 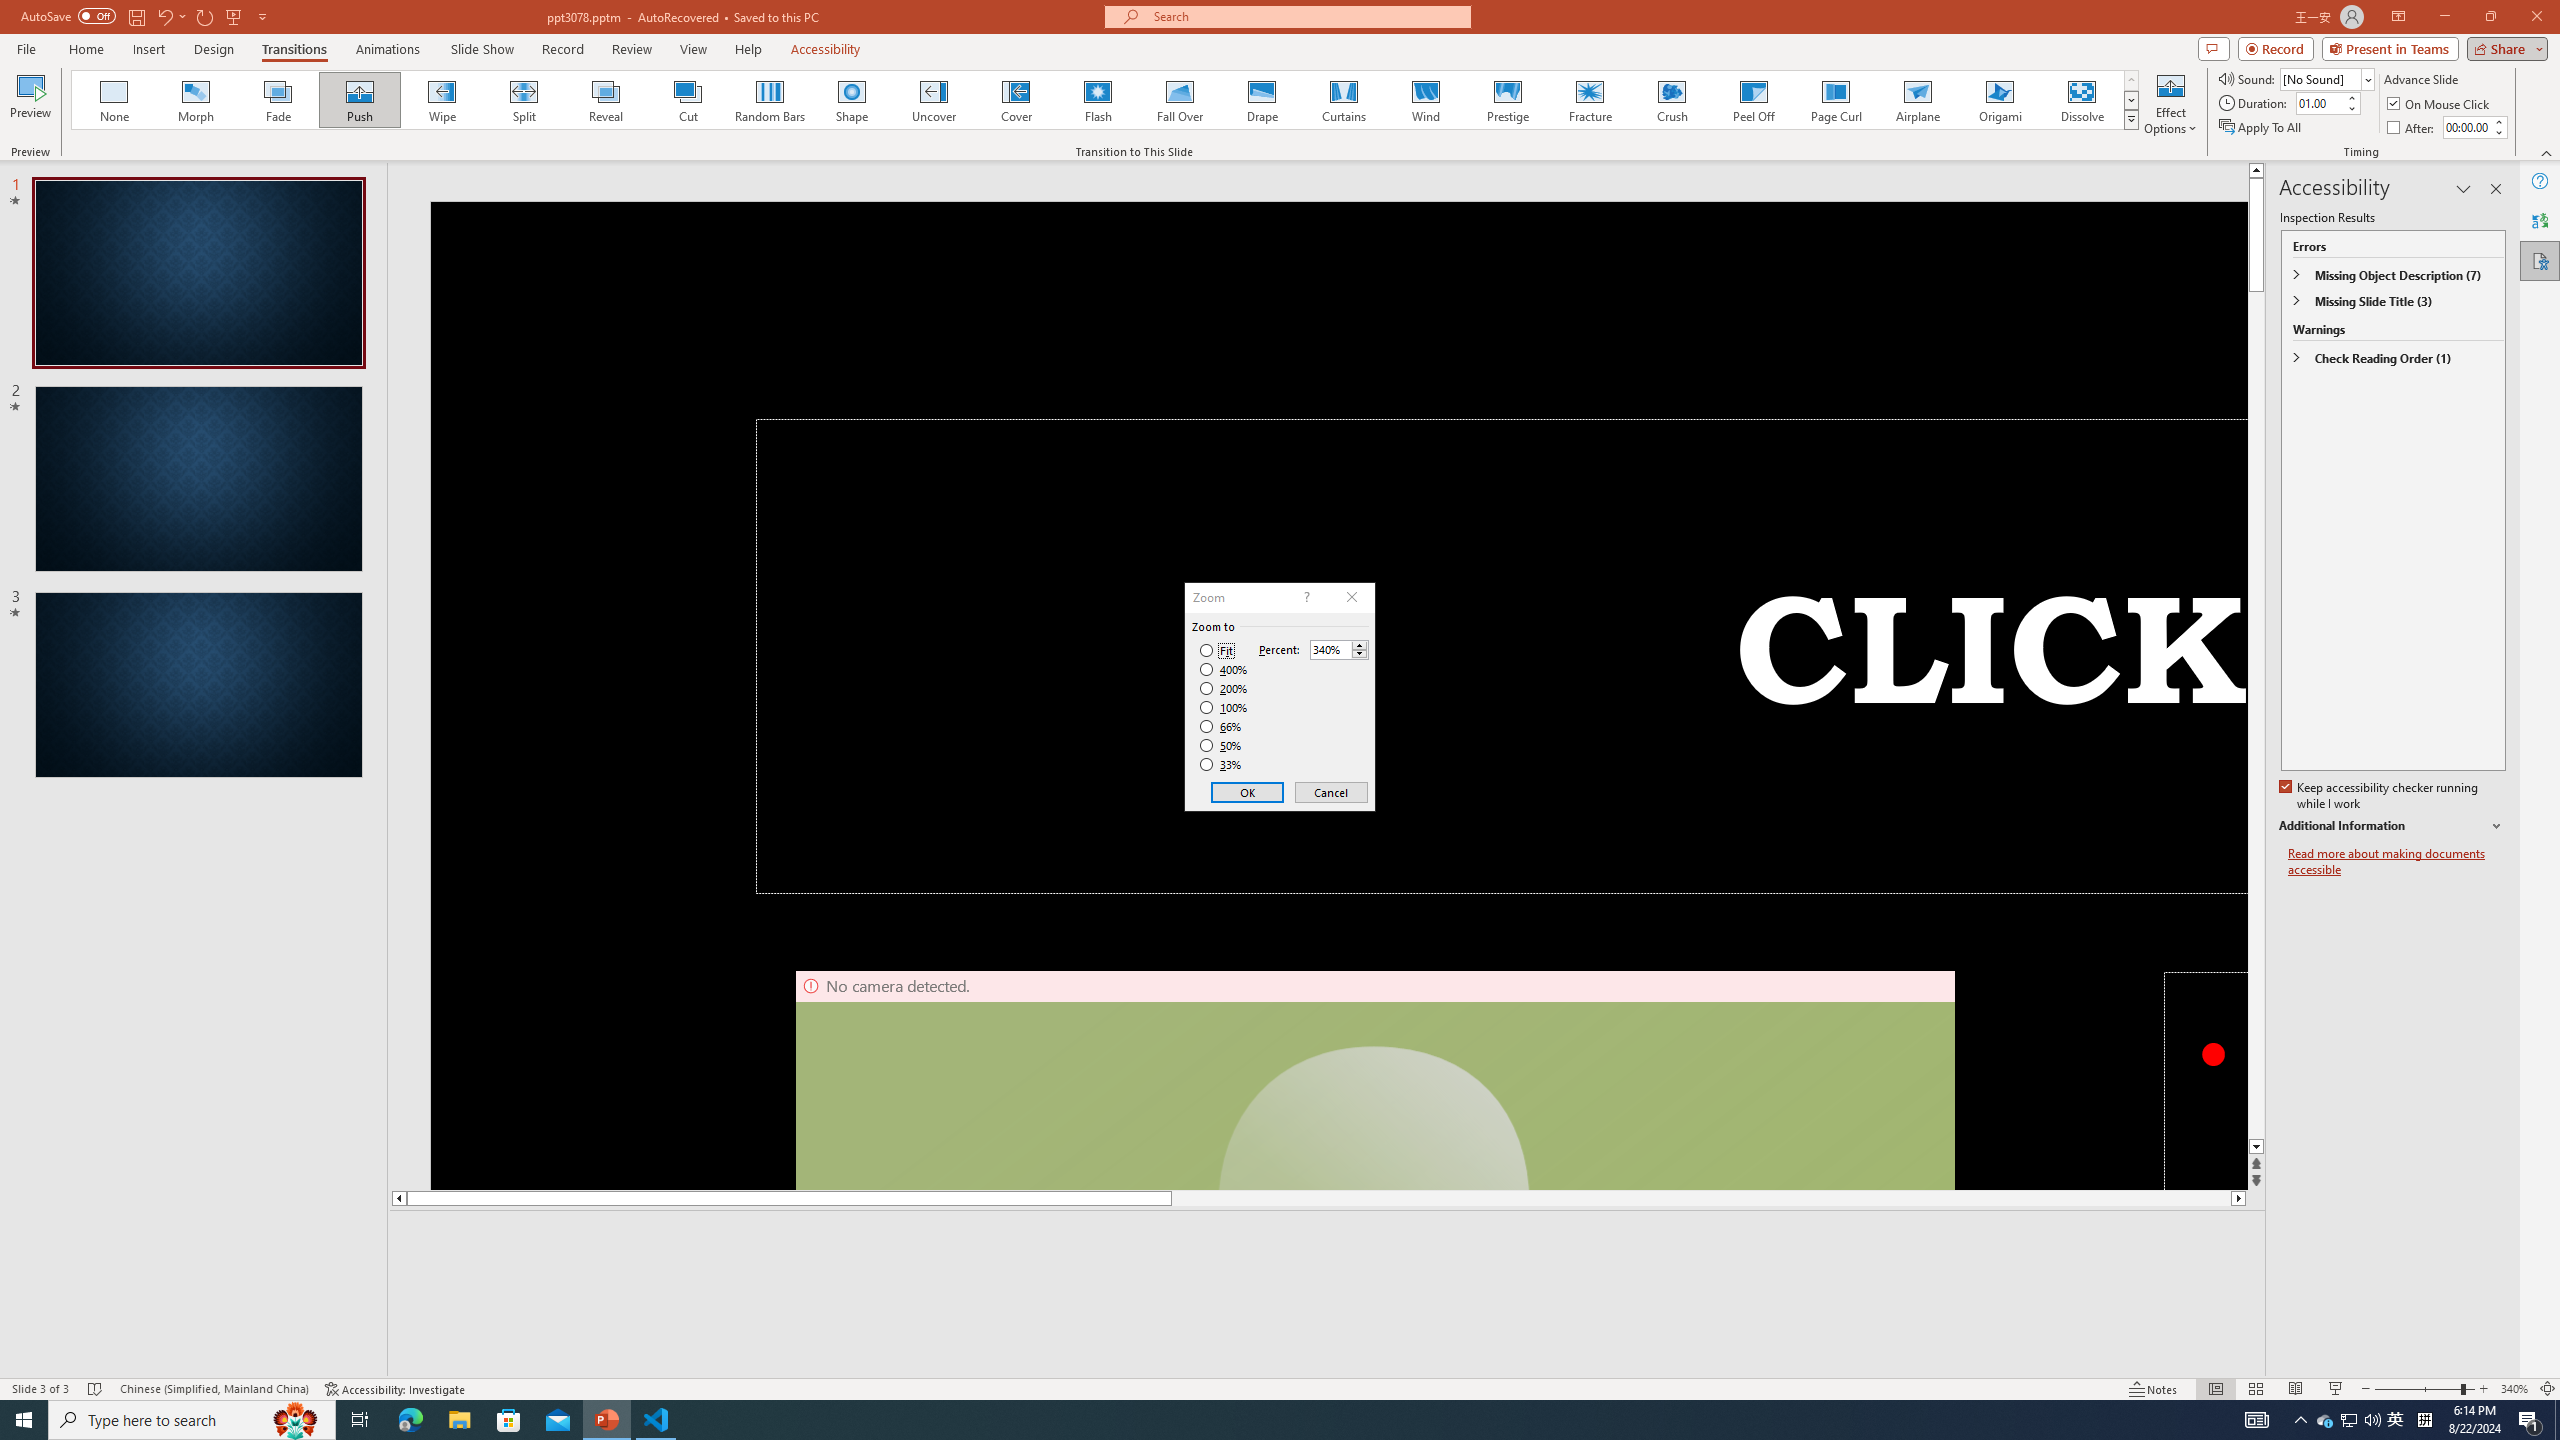 What do you see at coordinates (1589, 99) in the screenshot?
I see `'Fracture'` at bounding box center [1589, 99].